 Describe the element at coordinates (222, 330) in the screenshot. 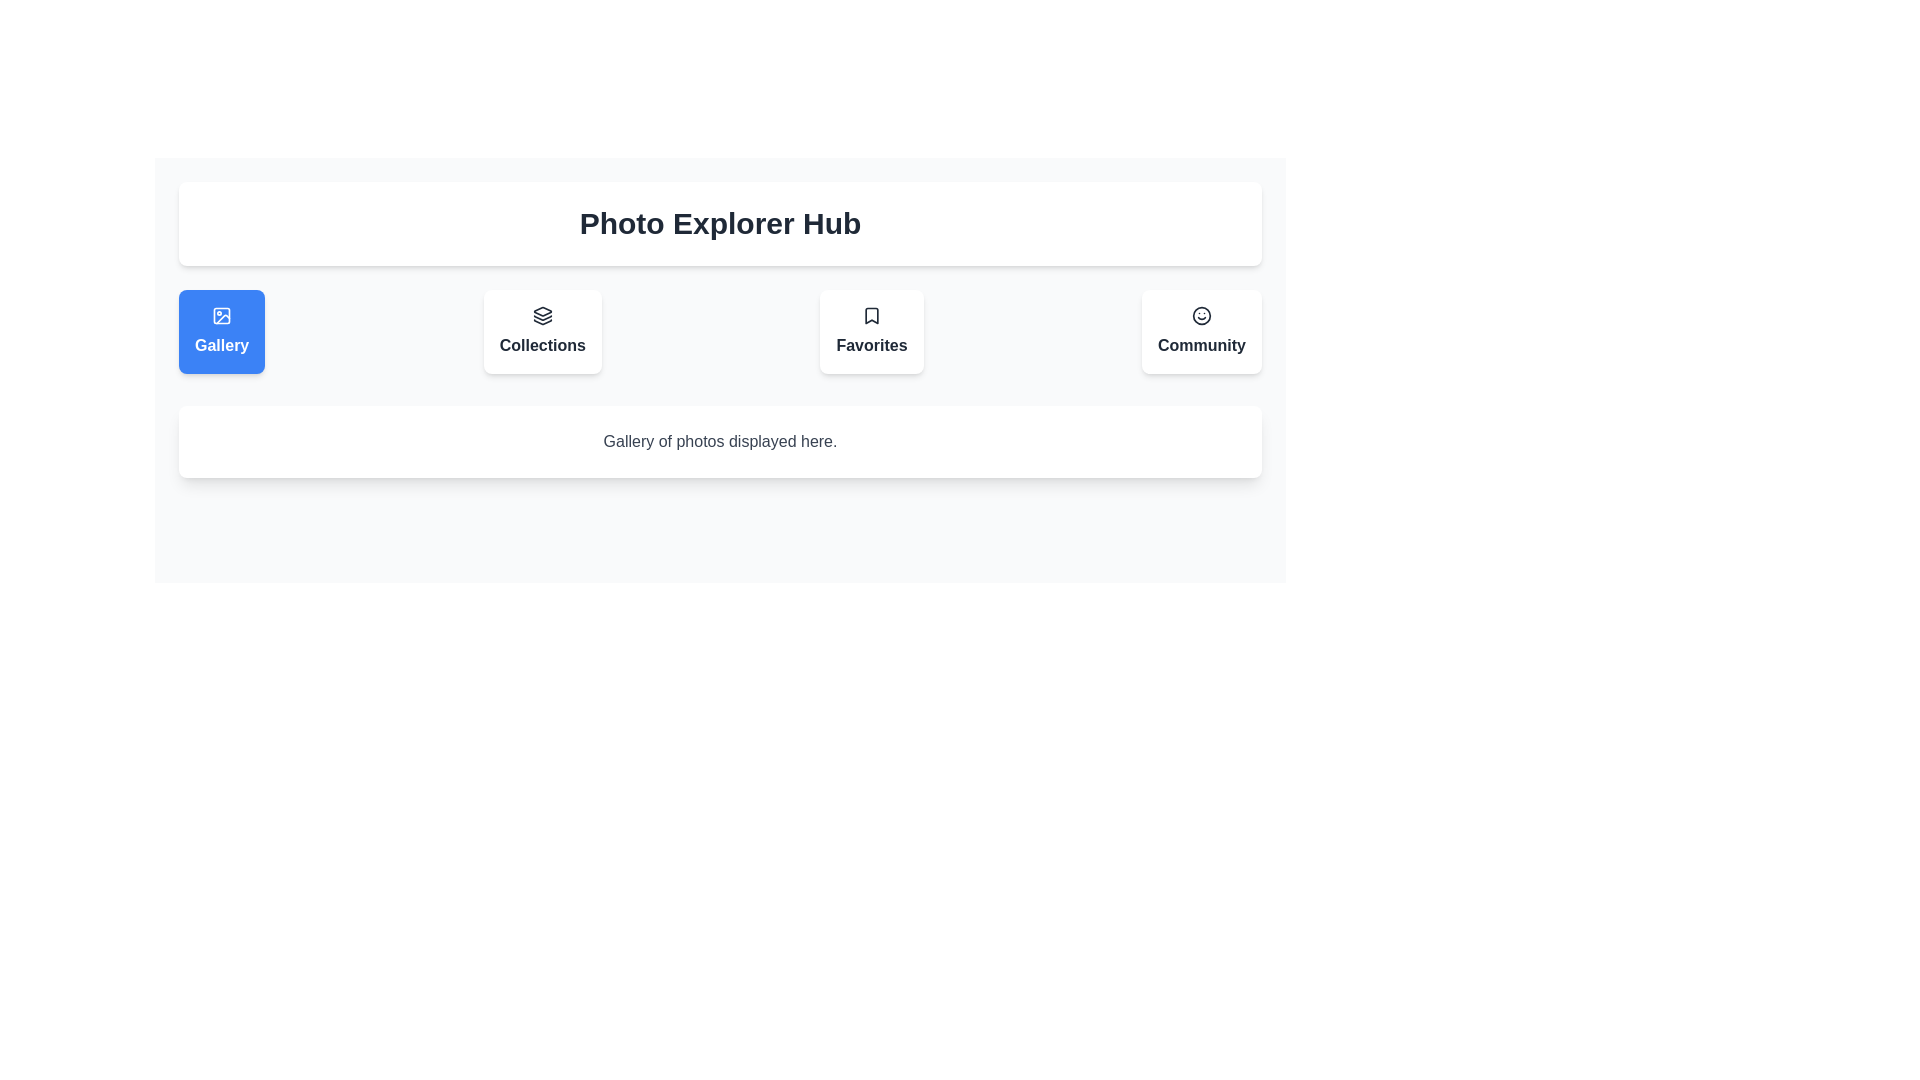

I see `the first button labeled 'Gallery'` at that location.